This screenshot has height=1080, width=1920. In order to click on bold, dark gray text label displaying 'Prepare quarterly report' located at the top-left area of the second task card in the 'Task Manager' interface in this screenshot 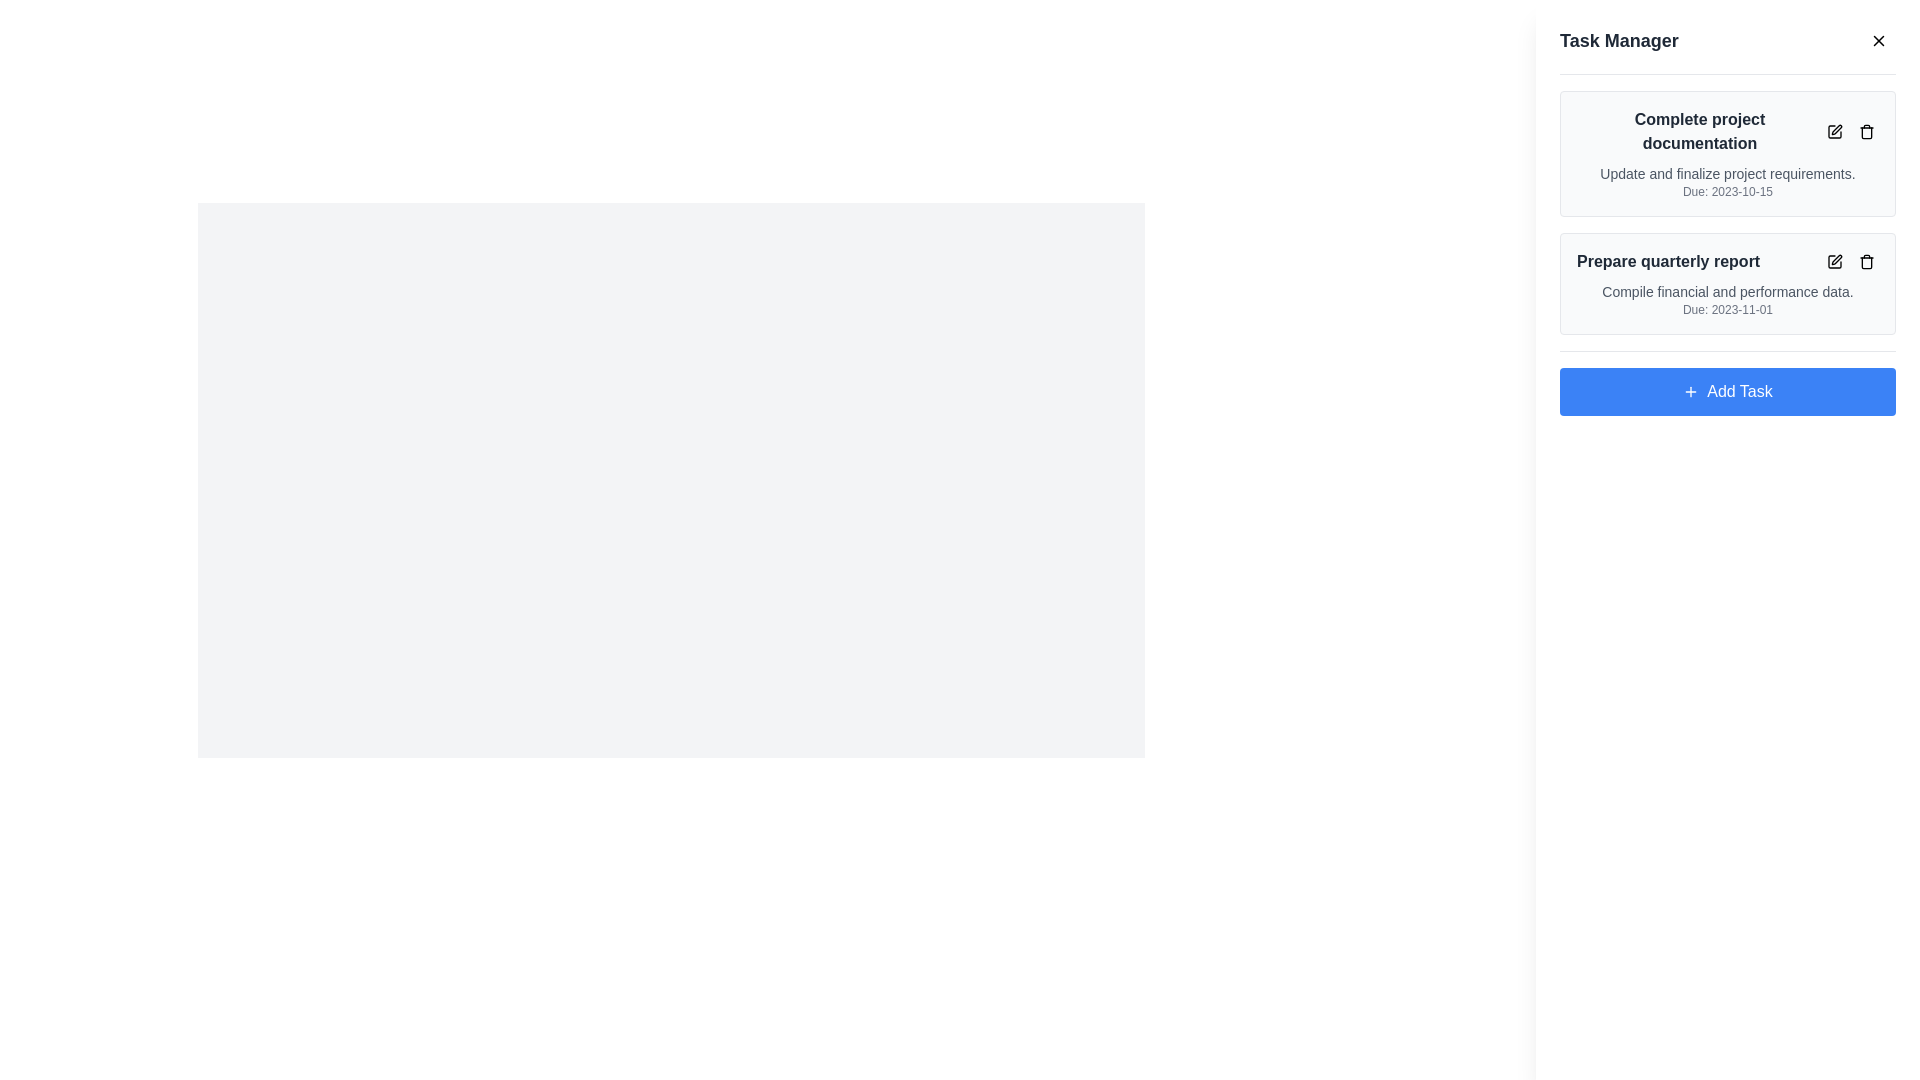, I will do `click(1727, 261)`.